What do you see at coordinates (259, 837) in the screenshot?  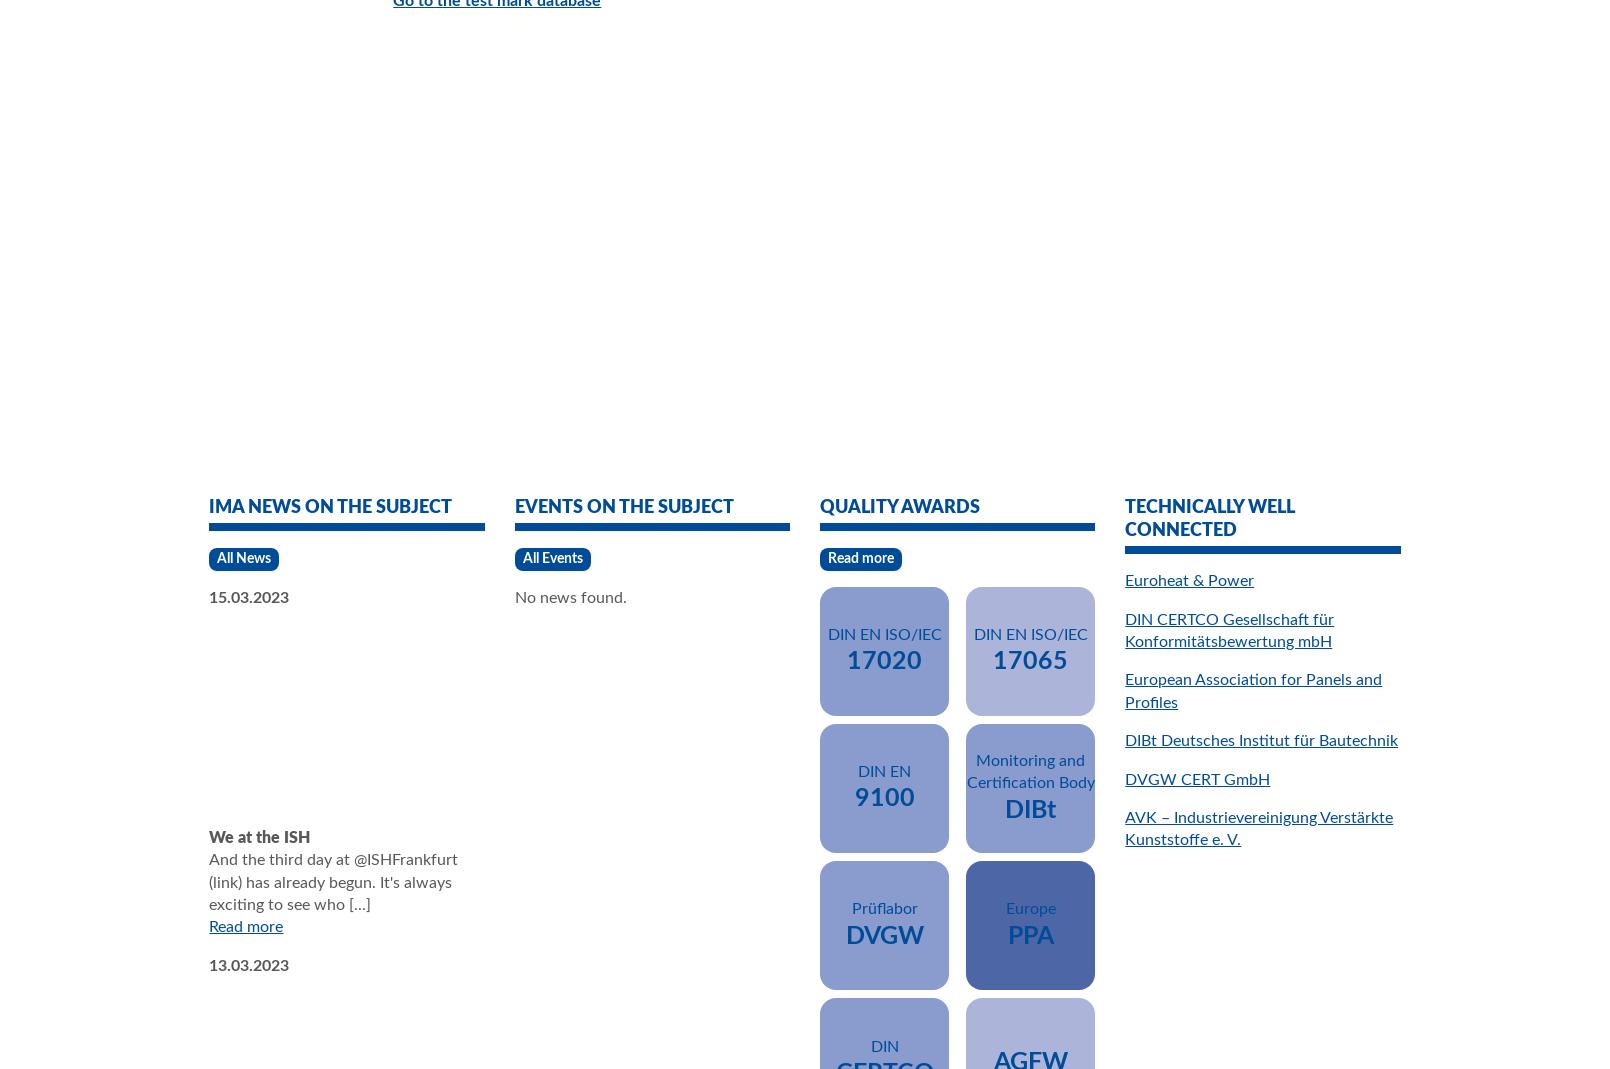 I see `'We at the ISH'` at bounding box center [259, 837].